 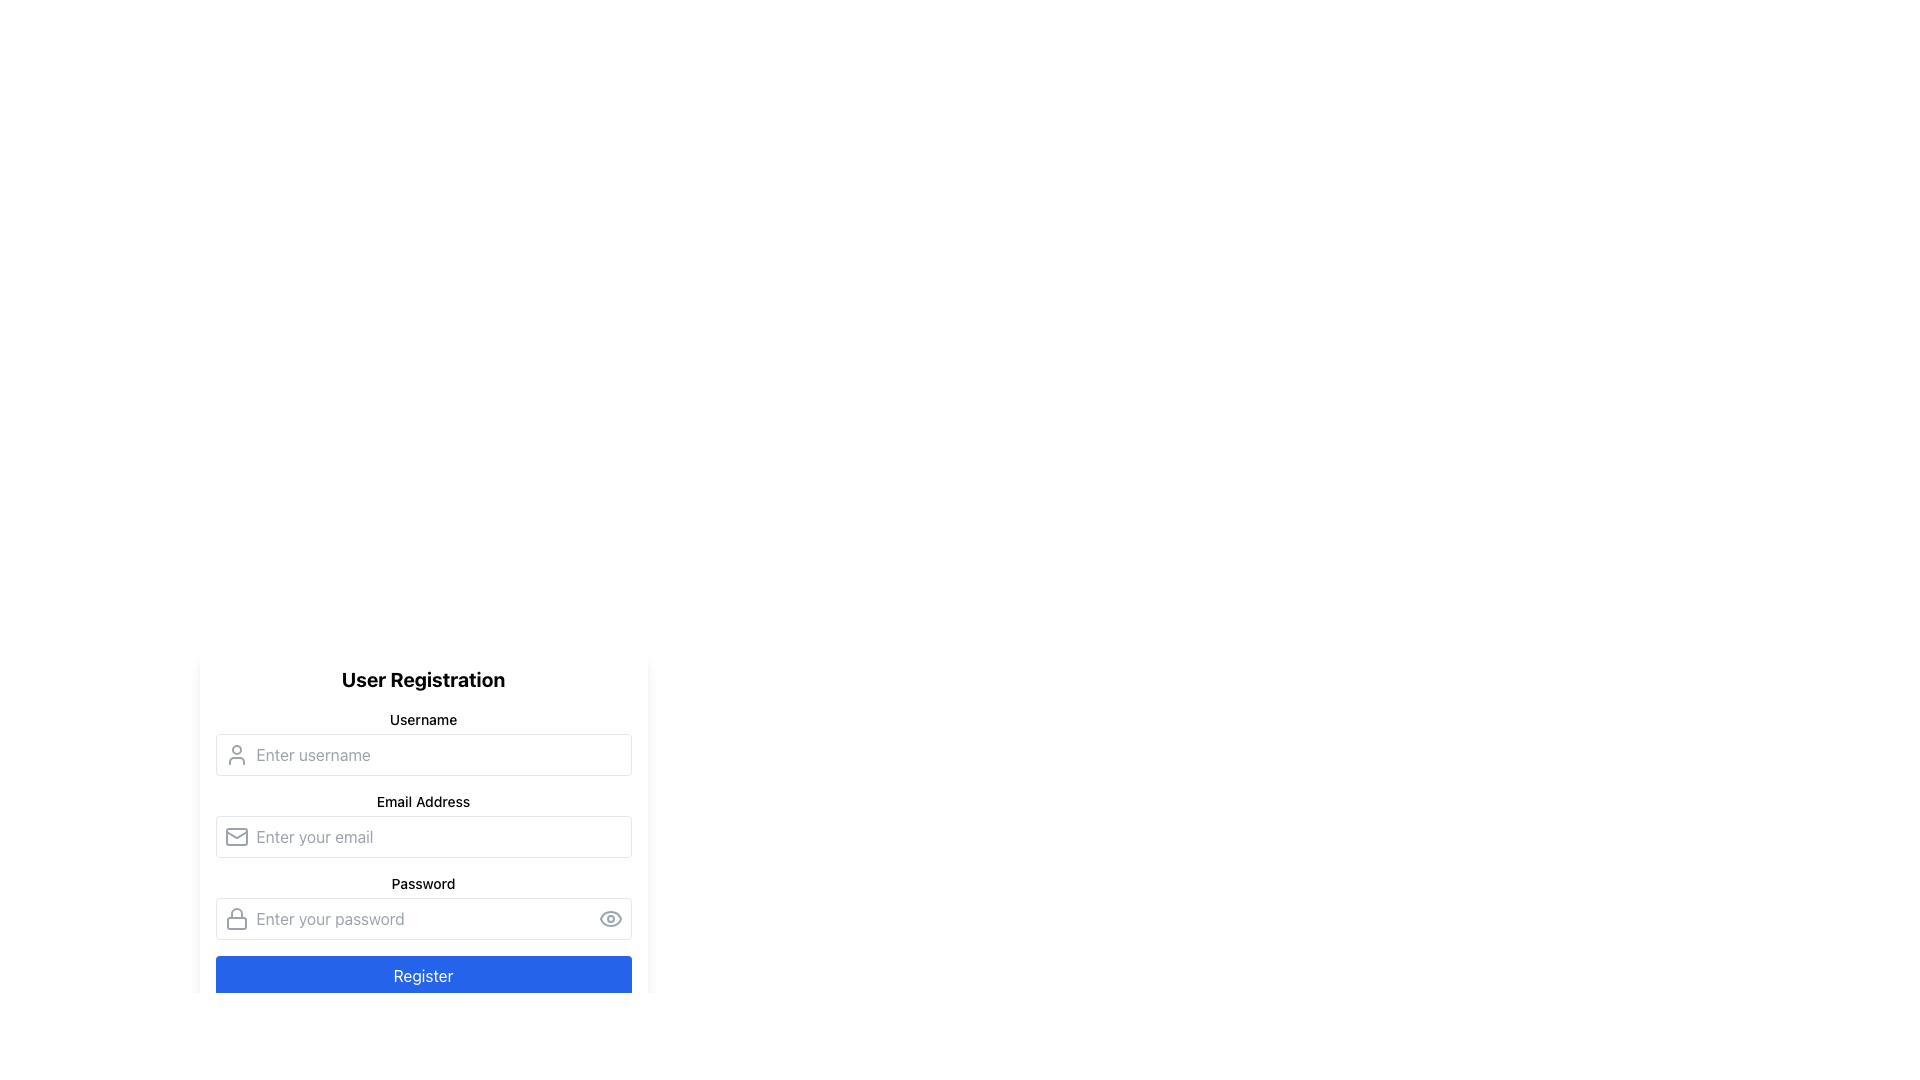 I want to click on the input fields of the 'User Registration' form to type in the username and email, so click(x=422, y=852).